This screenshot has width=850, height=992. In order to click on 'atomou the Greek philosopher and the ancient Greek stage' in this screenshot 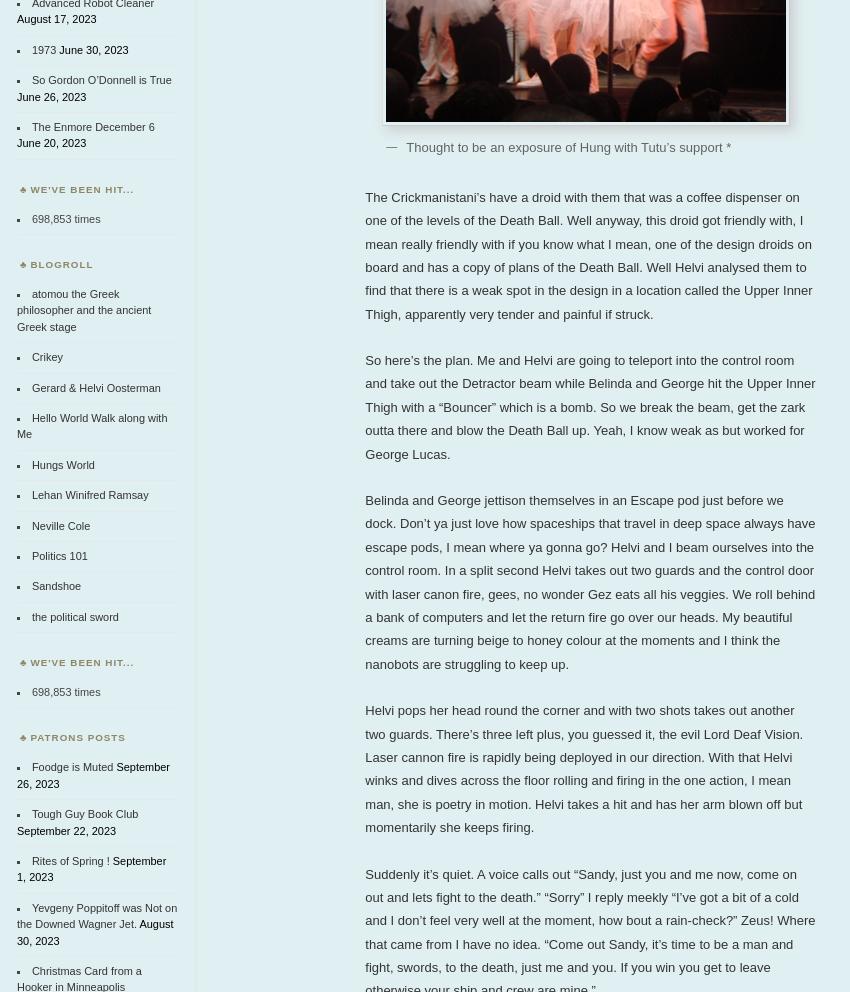, I will do `click(83, 309)`.